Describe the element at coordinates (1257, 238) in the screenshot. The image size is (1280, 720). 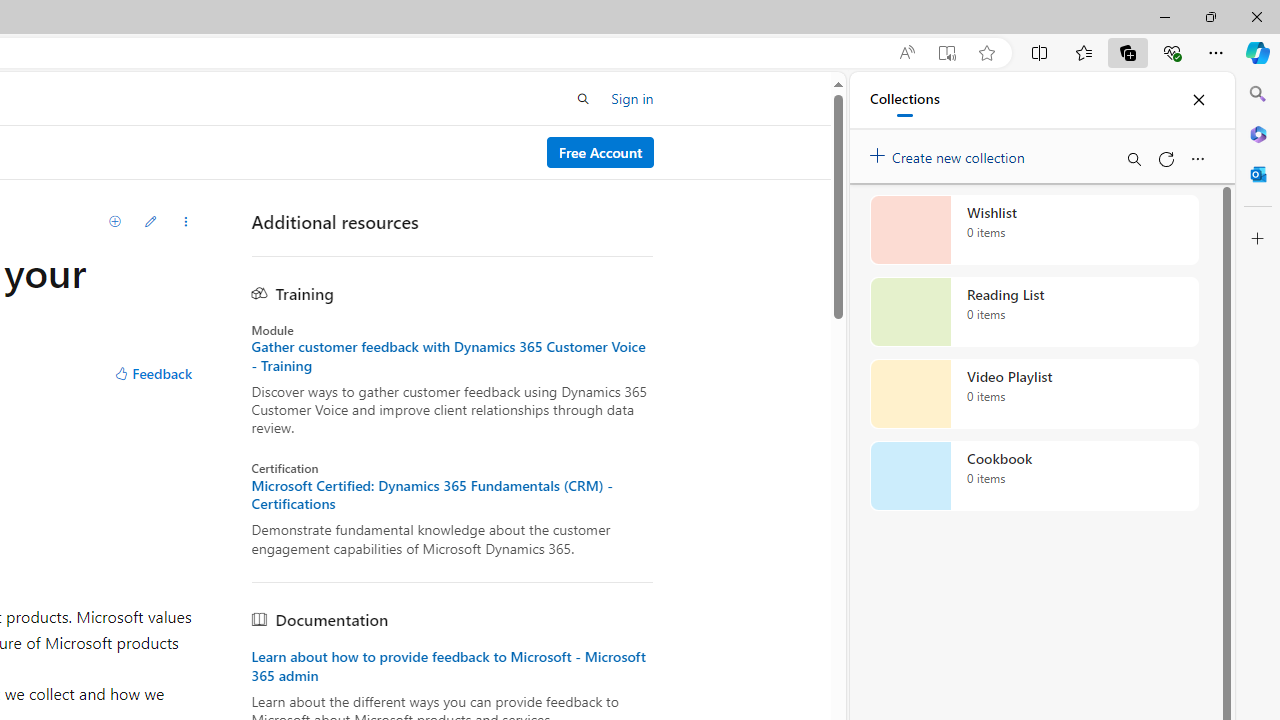
I see `'Customize'` at that location.